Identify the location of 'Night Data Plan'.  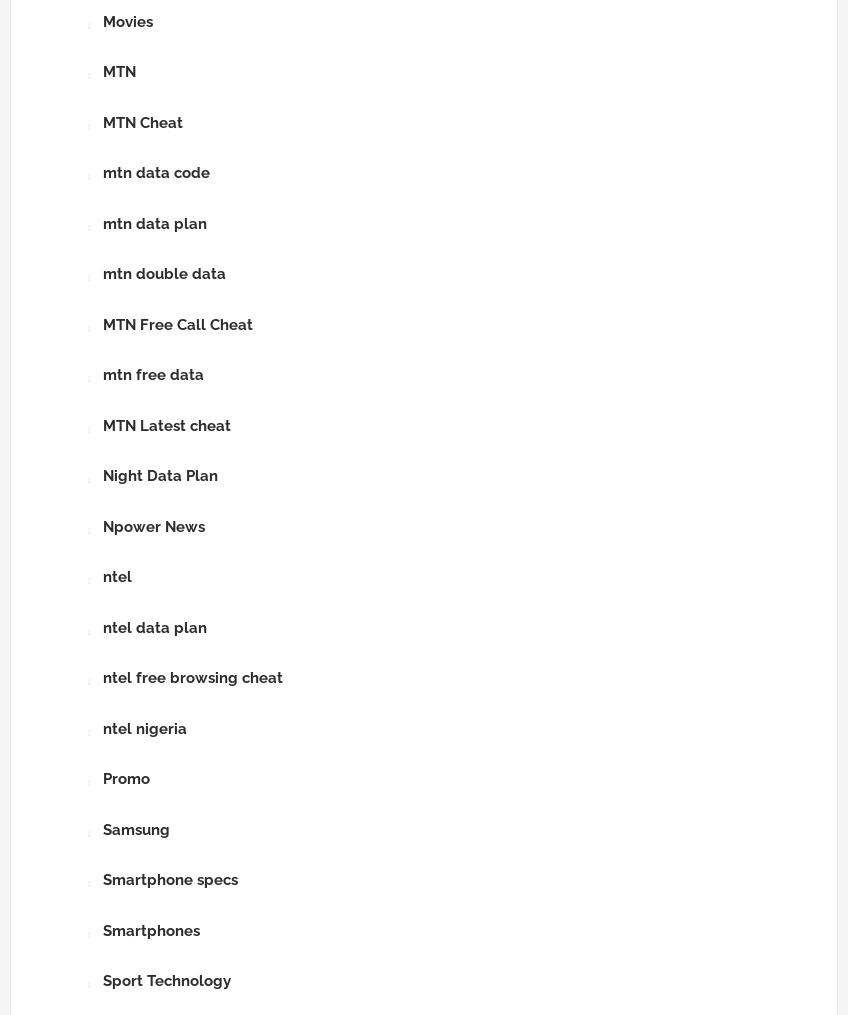
(160, 475).